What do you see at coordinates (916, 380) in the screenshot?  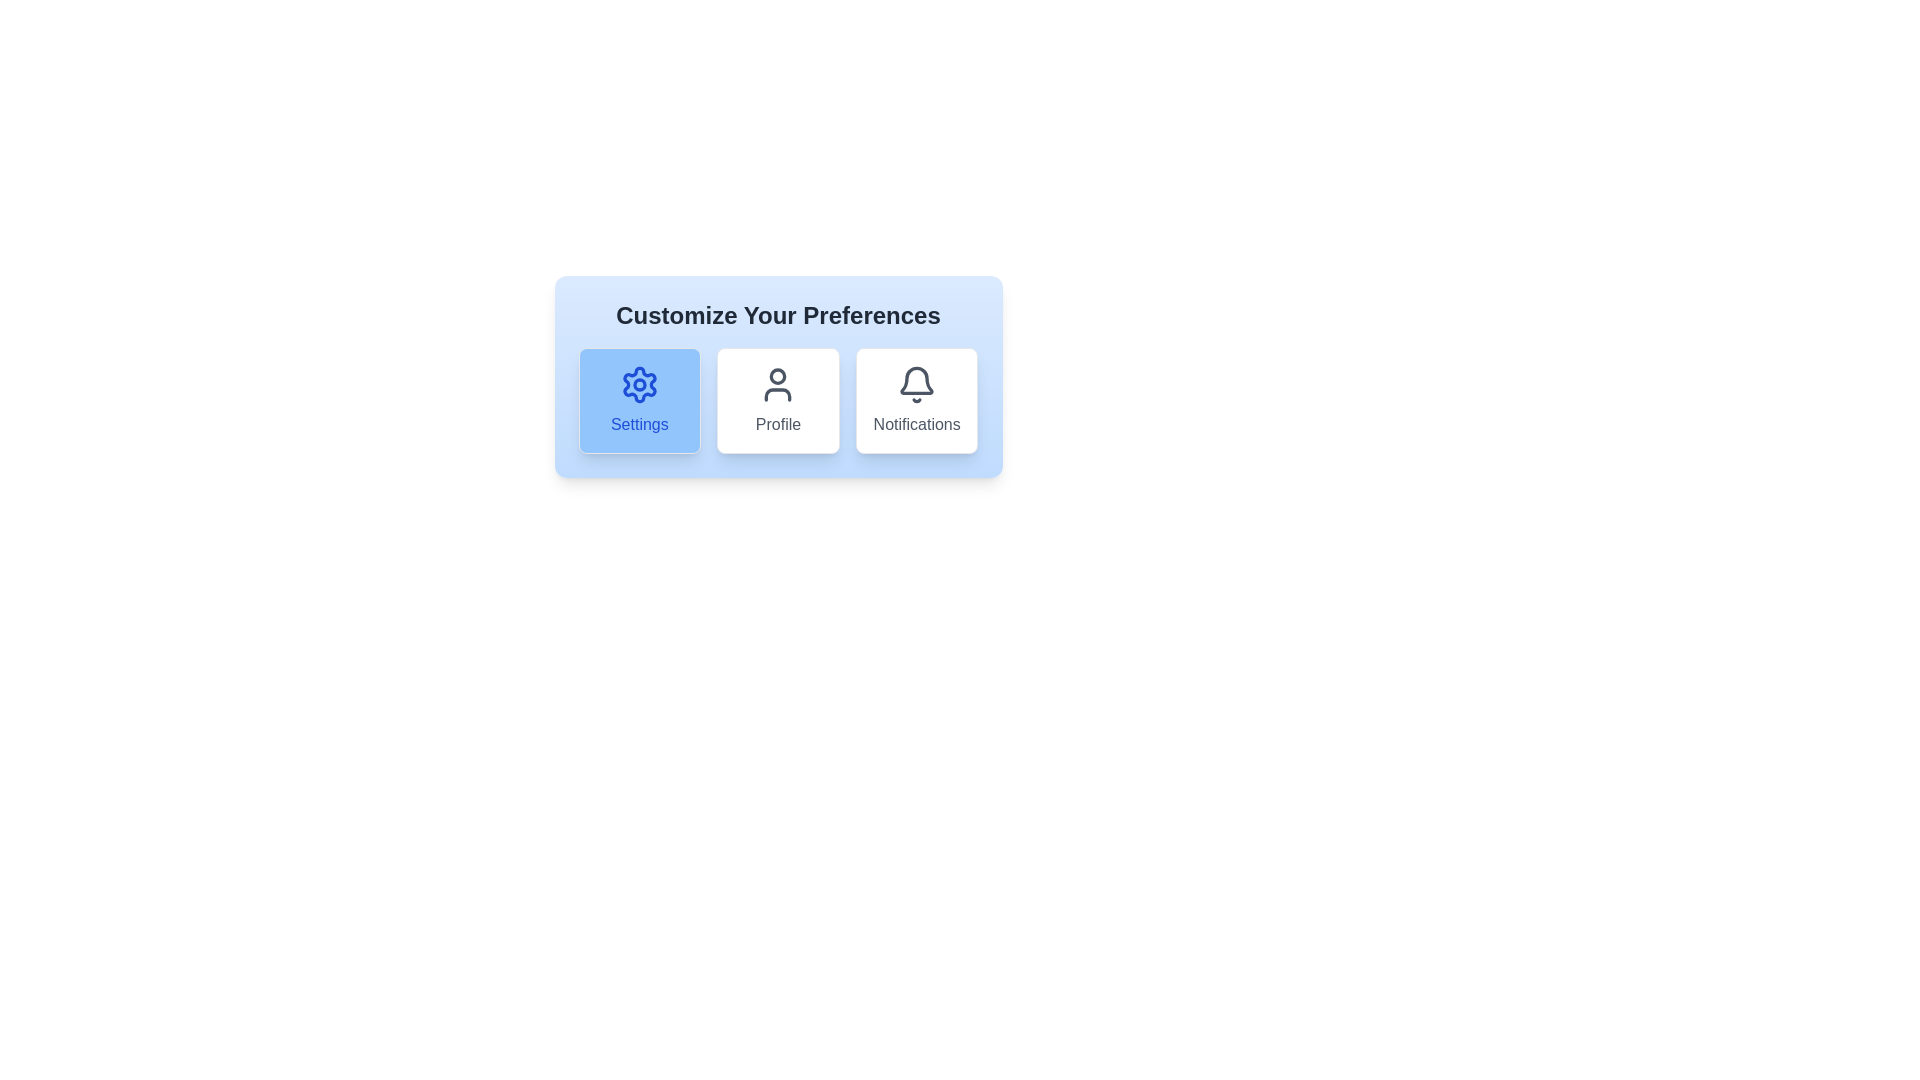 I see `the bell icon in the Notifications section, which is located to the far right within the Notifications card` at bounding box center [916, 380].